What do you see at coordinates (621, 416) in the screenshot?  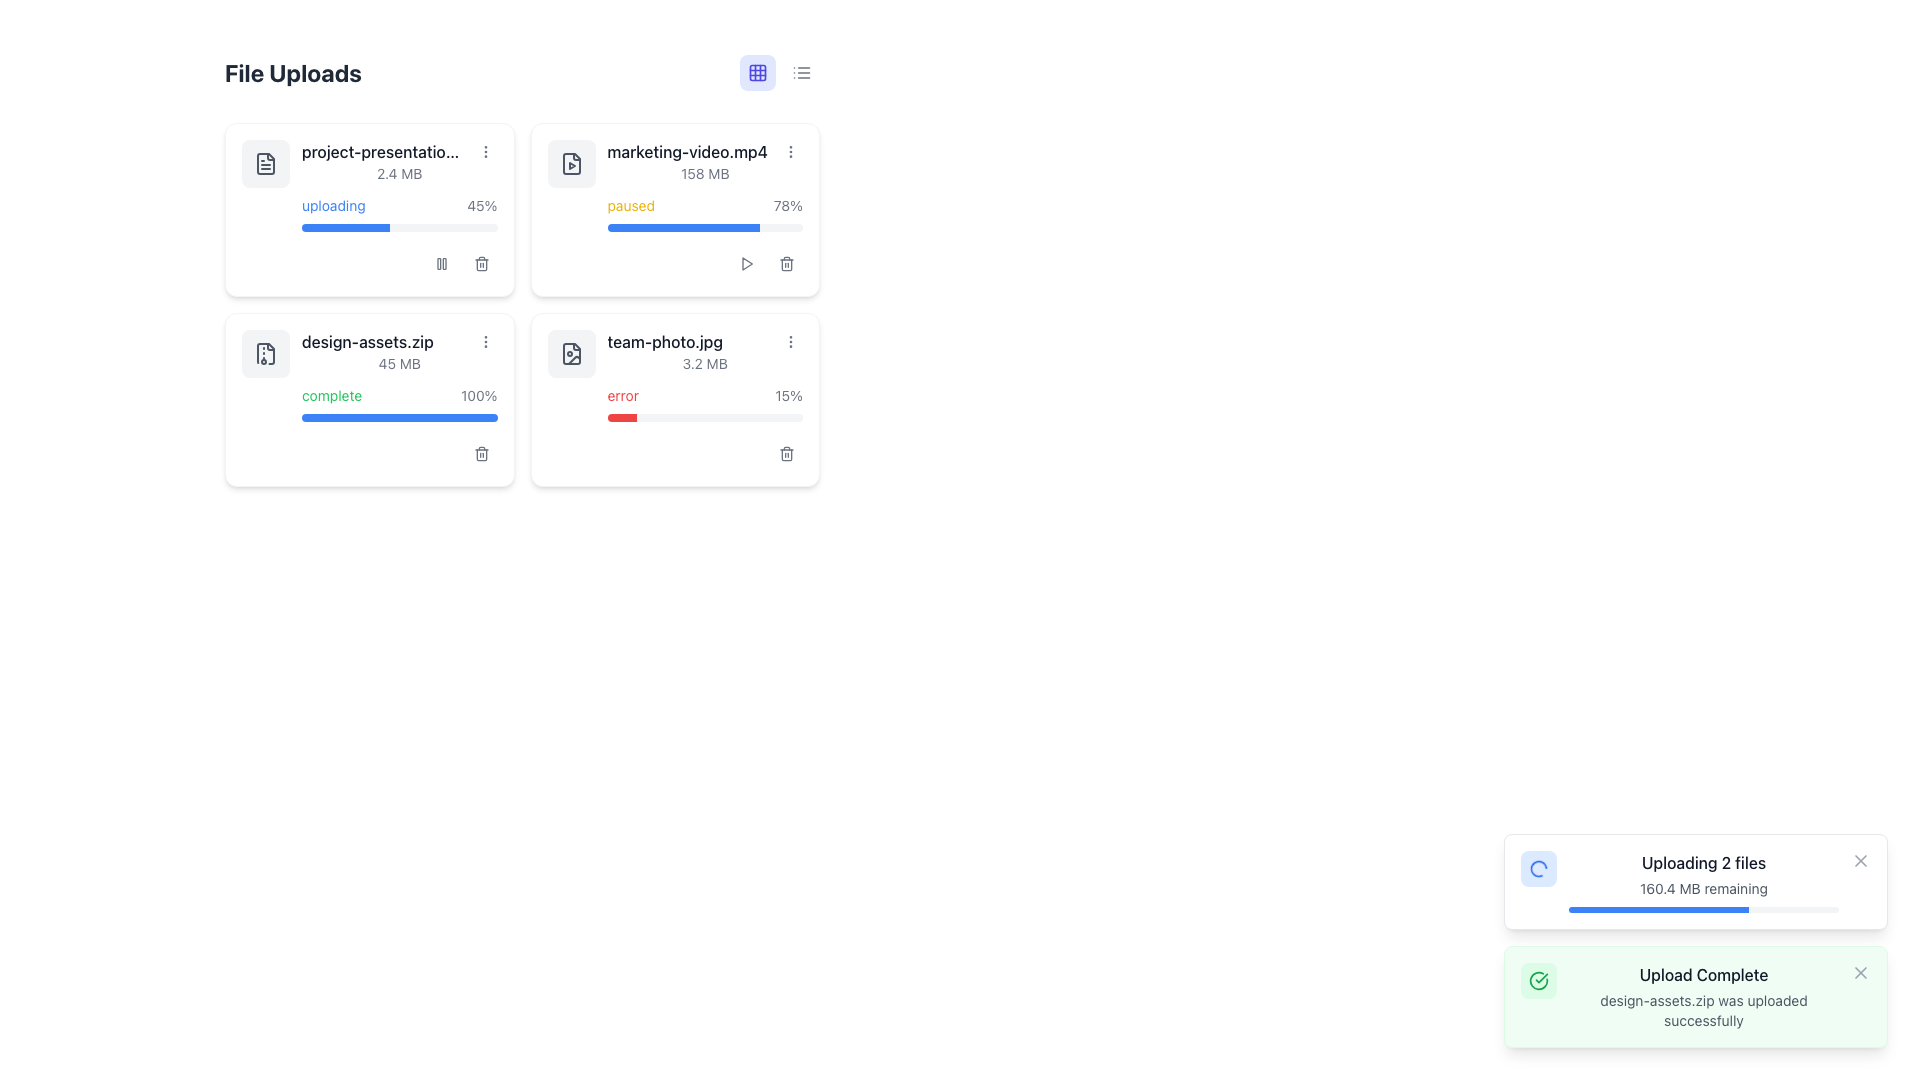 I see `the progress bar segment that indicates a 15% failure in the upload of 'team-photo.jpg'` at bounding box center [621, 416].